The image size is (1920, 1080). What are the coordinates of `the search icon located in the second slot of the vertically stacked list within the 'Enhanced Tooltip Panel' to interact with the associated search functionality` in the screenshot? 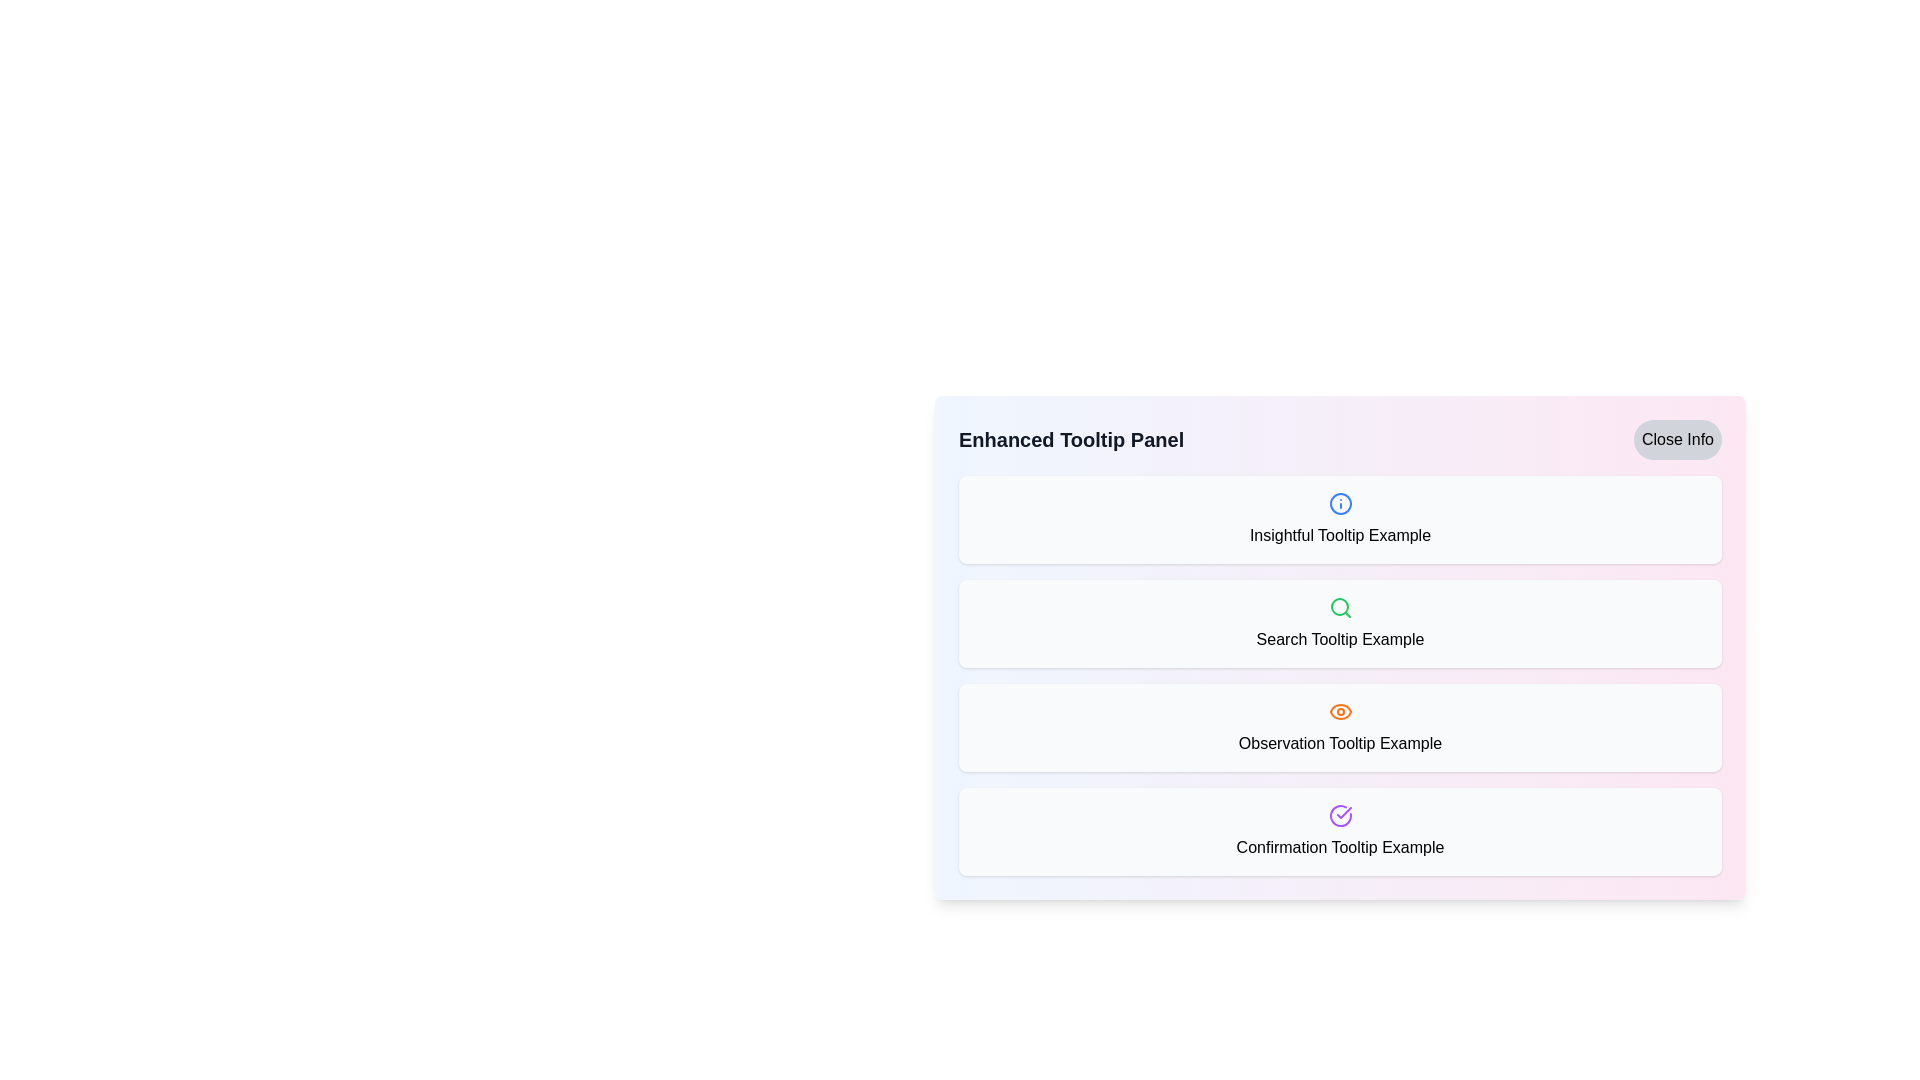 It's located at (1340, 607).